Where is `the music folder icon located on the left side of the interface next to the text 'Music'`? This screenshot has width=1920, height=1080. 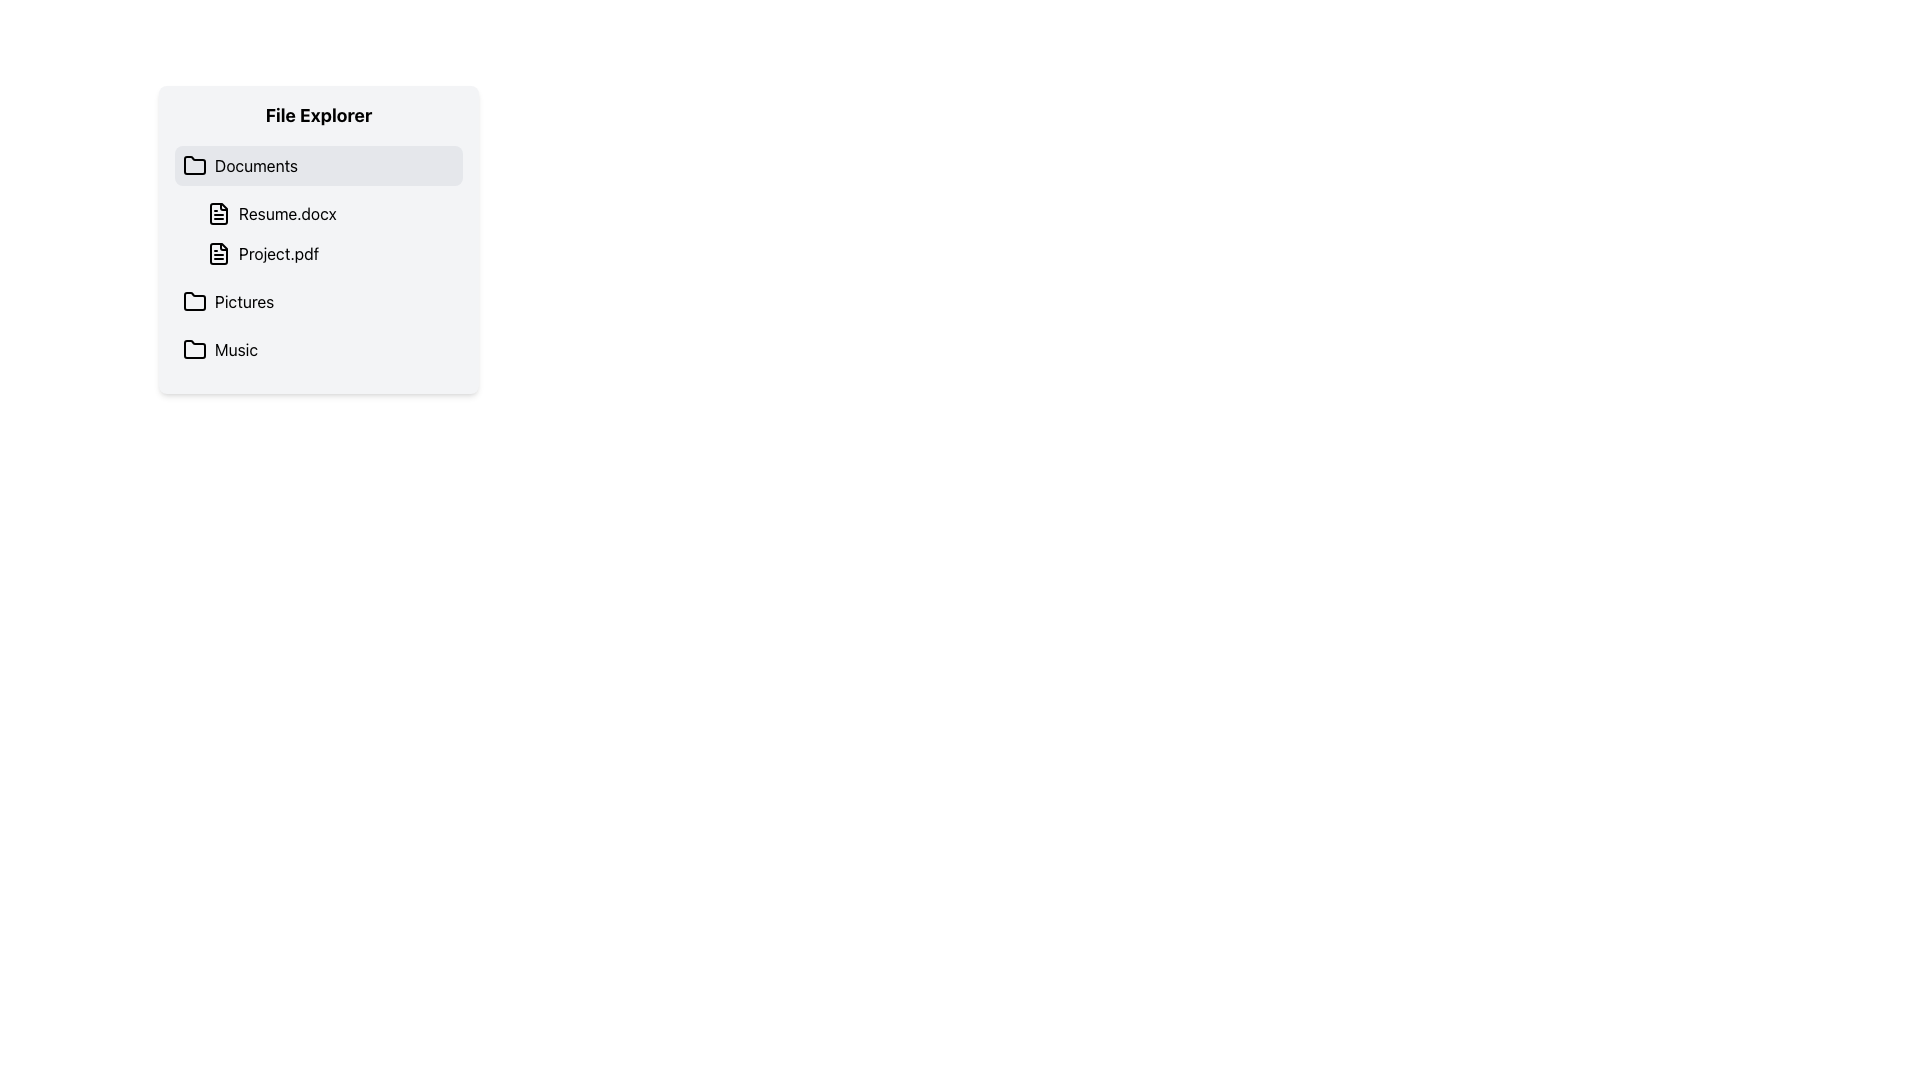 the music folder icon located on the left side of the interface next to the text 'Music' is located at coordinates (195, 349).